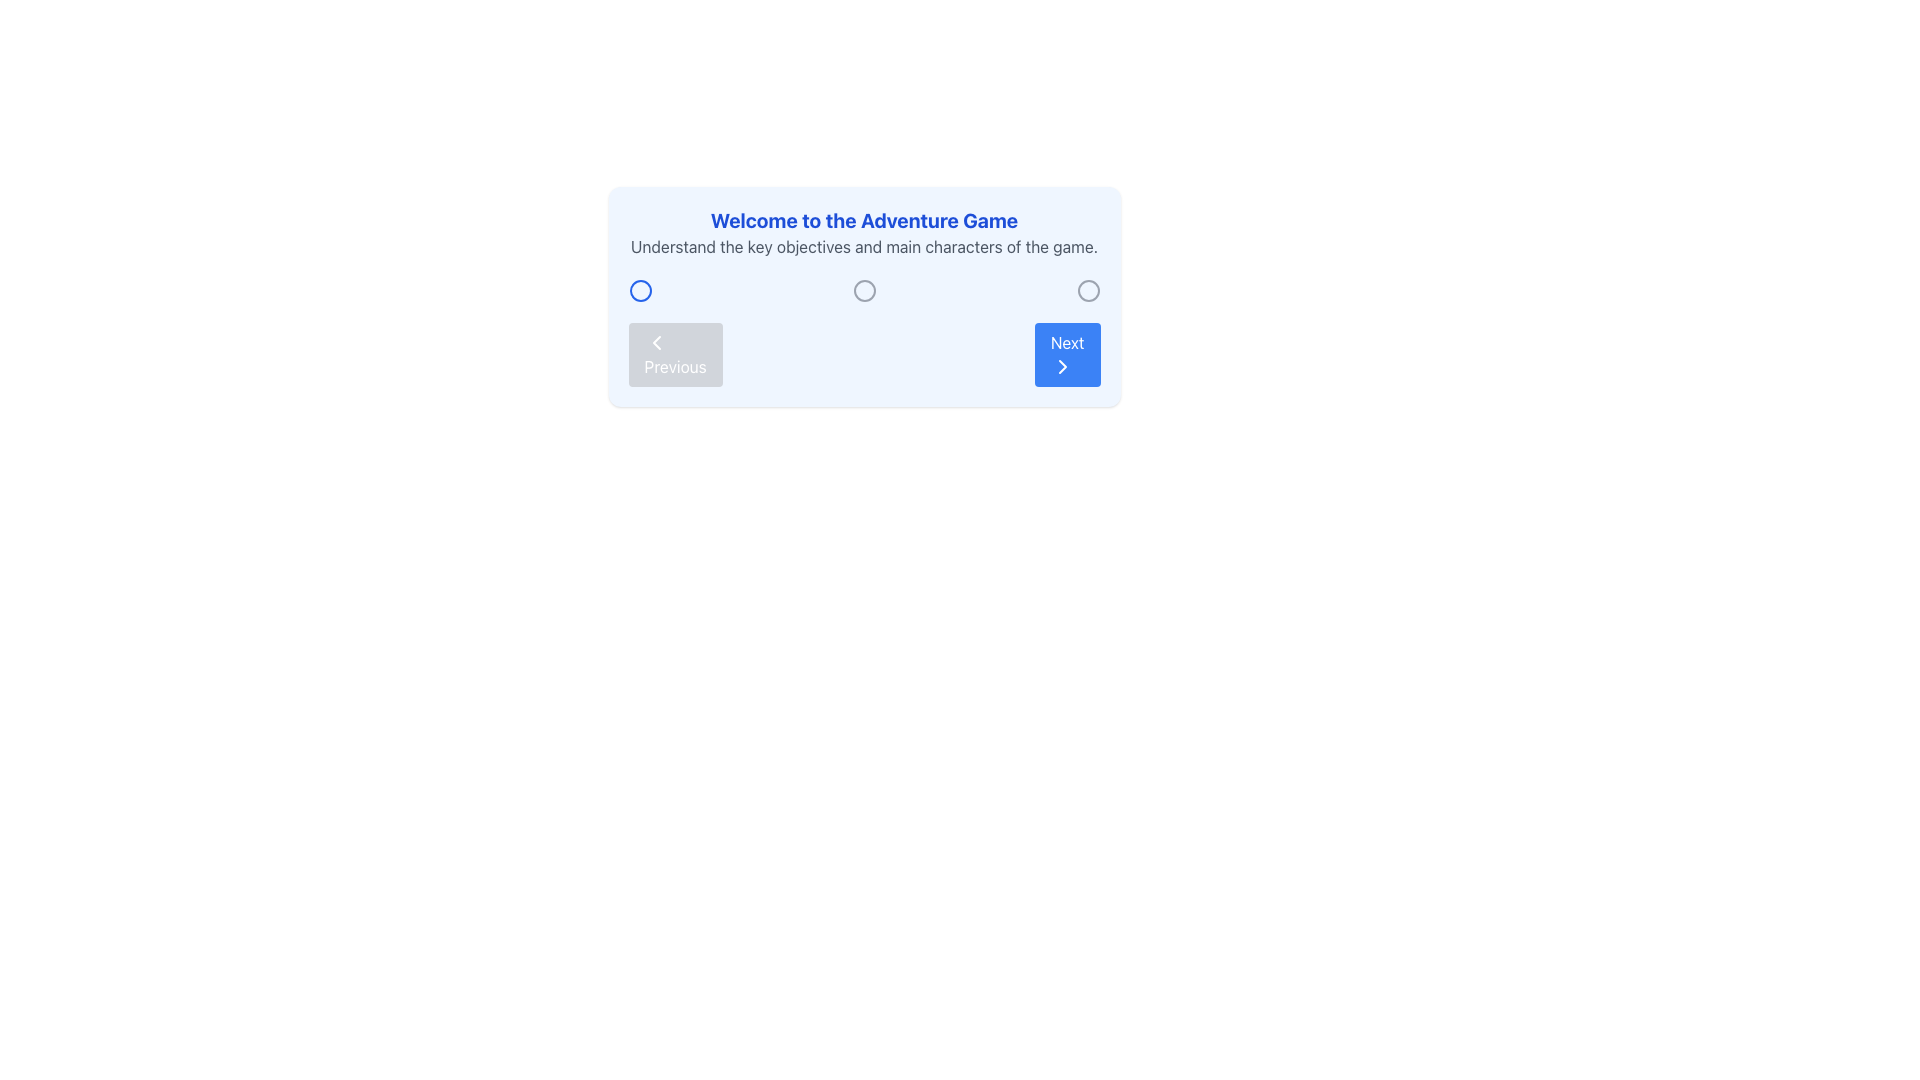  I want to click on the first circular icon in the sequence of three, located at the top-center of the interface beneath the title and description, so click(640, 290).